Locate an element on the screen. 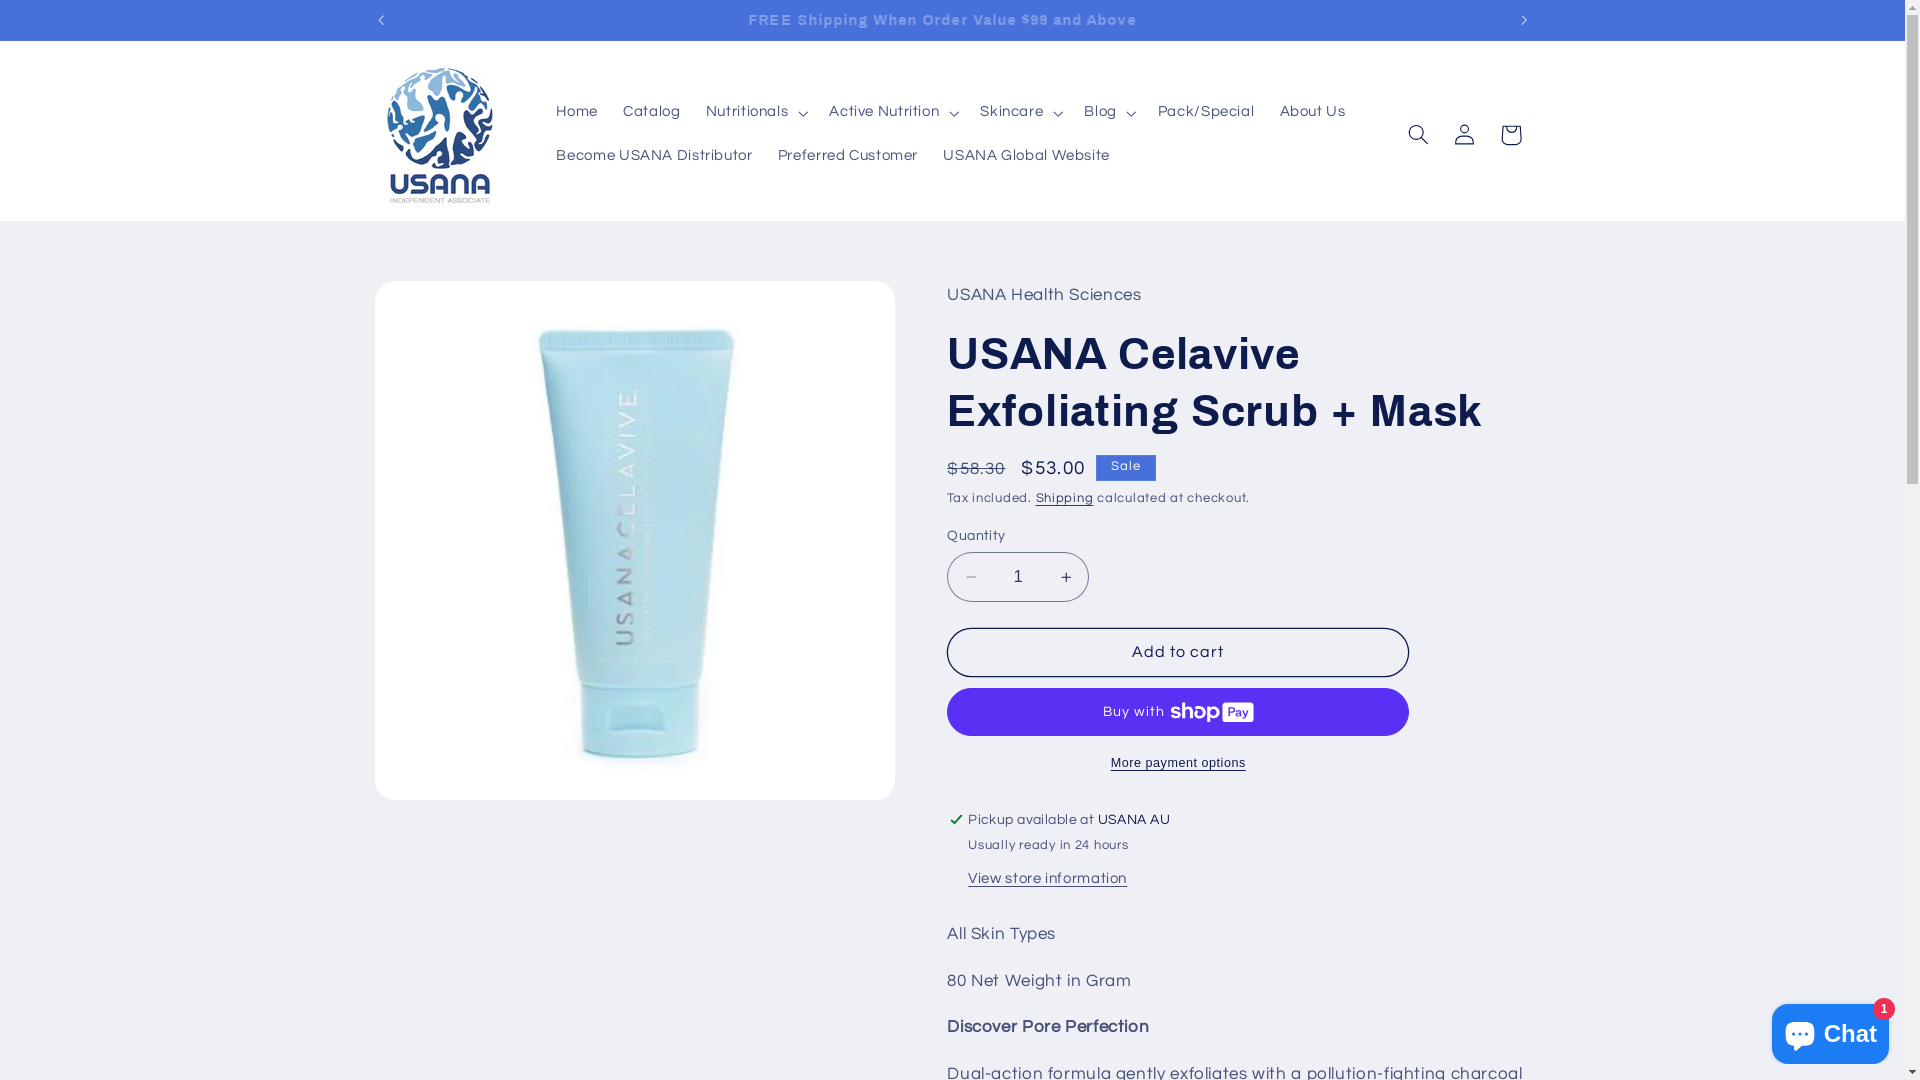  'Home' is located at coordinates (576, 112).